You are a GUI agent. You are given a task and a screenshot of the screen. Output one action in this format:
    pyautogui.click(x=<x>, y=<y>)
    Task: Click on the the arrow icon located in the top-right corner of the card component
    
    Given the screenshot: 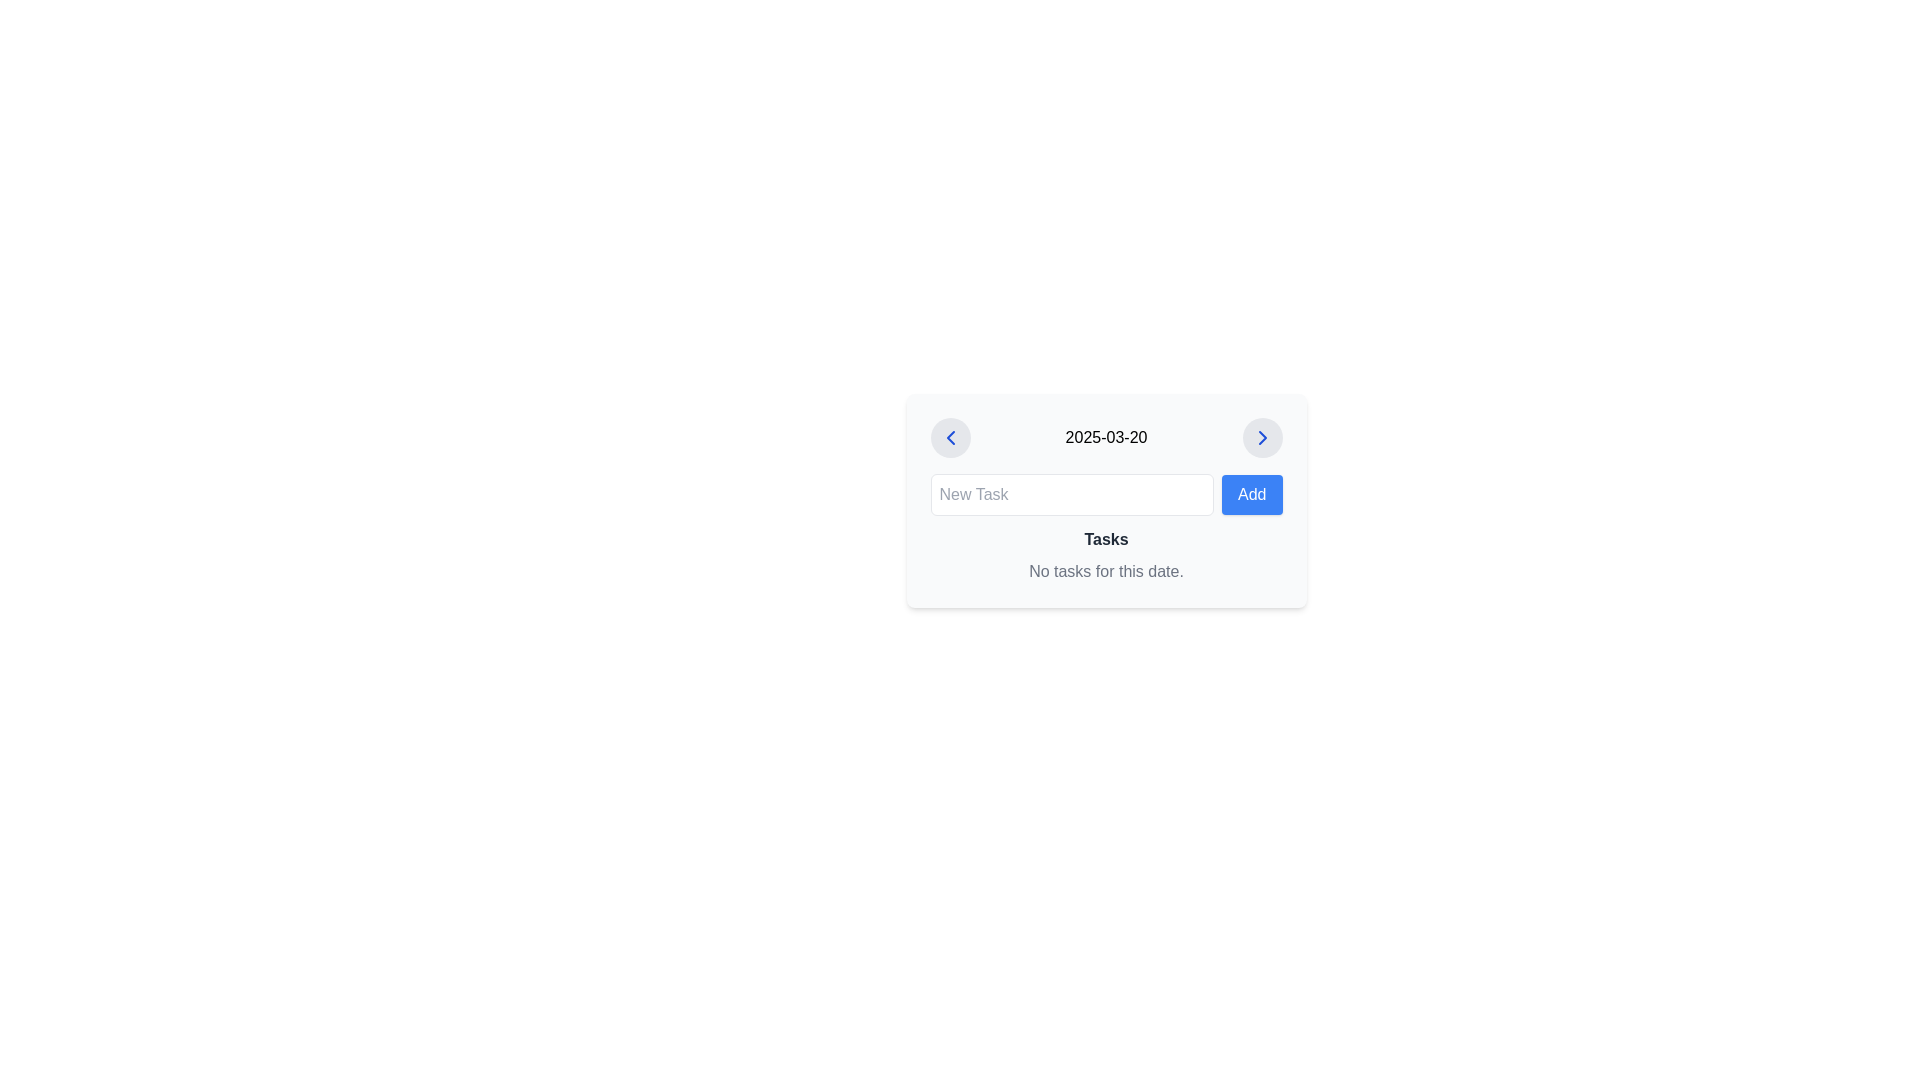 What is the action you would take?
    pyautogui.click(x=1261, y=437)
    